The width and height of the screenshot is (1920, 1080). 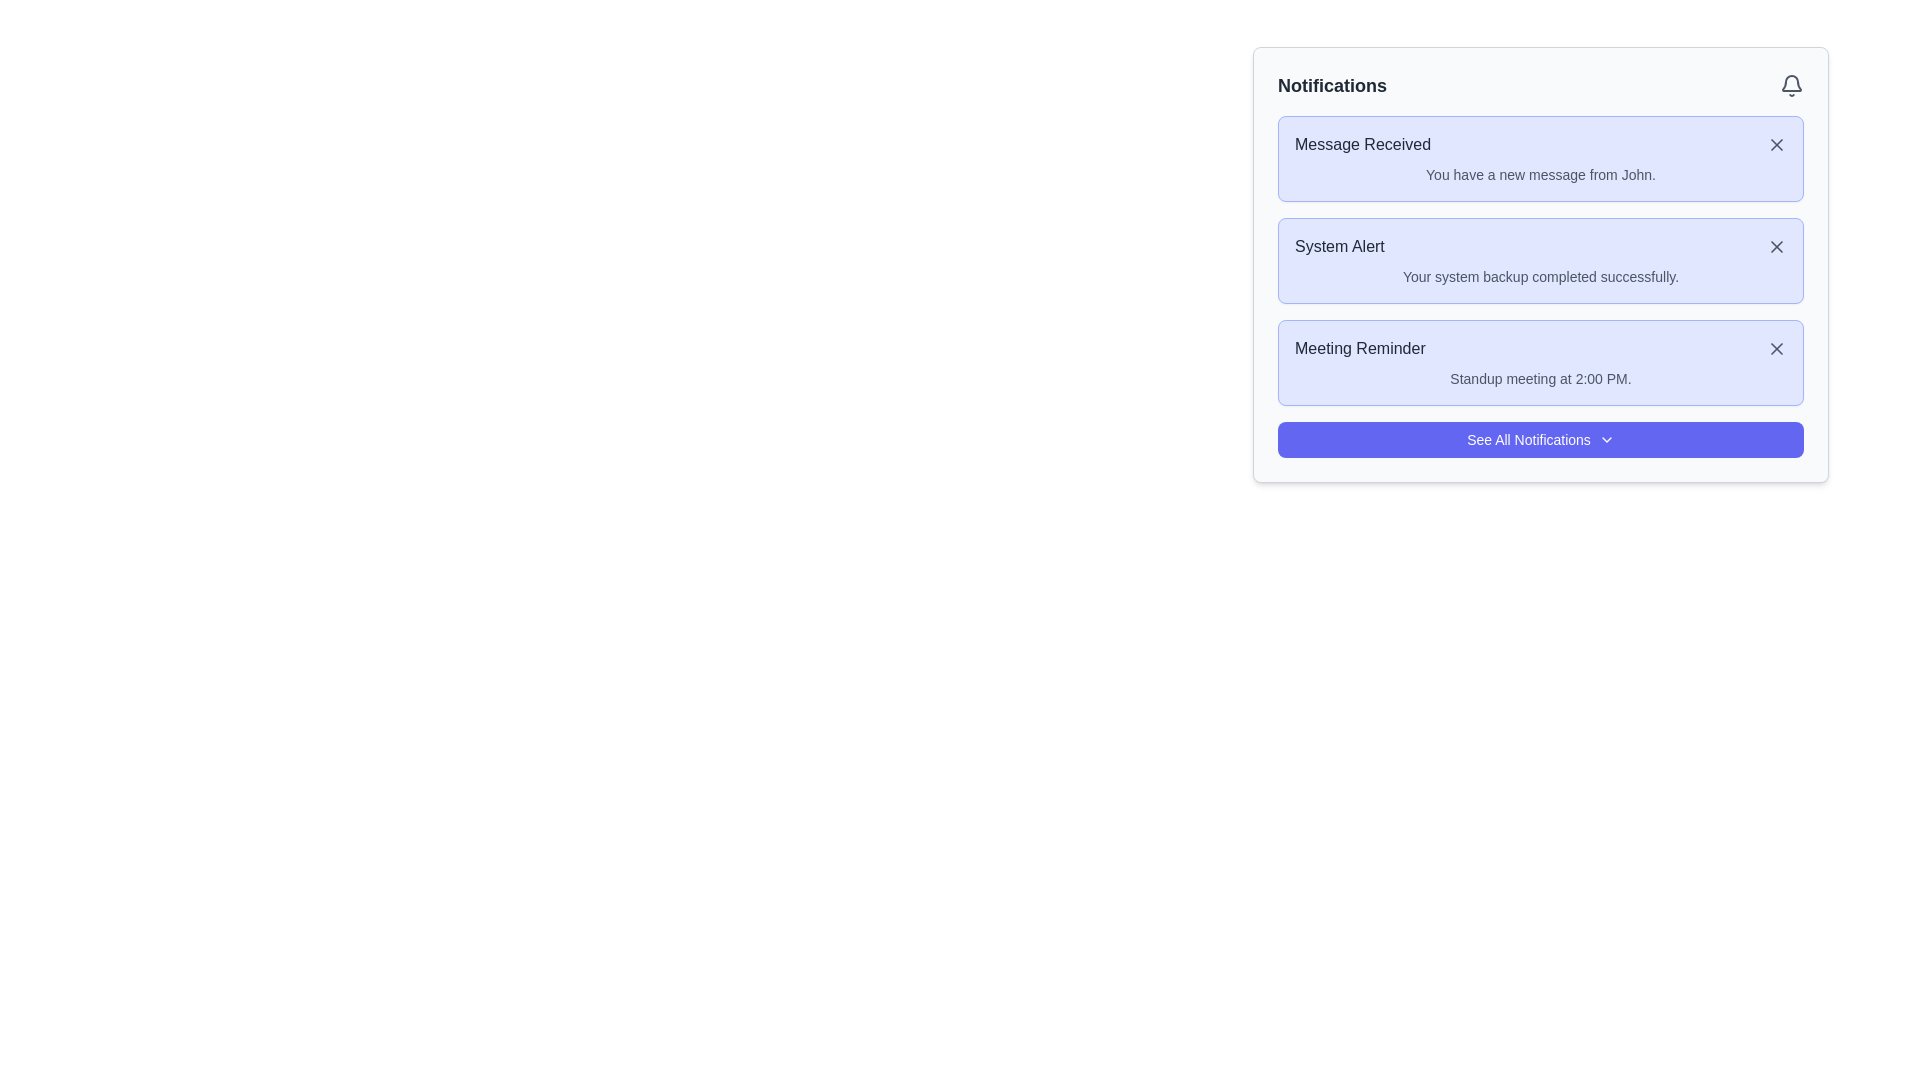 What do you see at coordinates (1776, 347) in the screenshot?
I see `the close button icon located at the far-right side of the 'Meeting Reminder' notification box` at bounding box center [1776, 347].